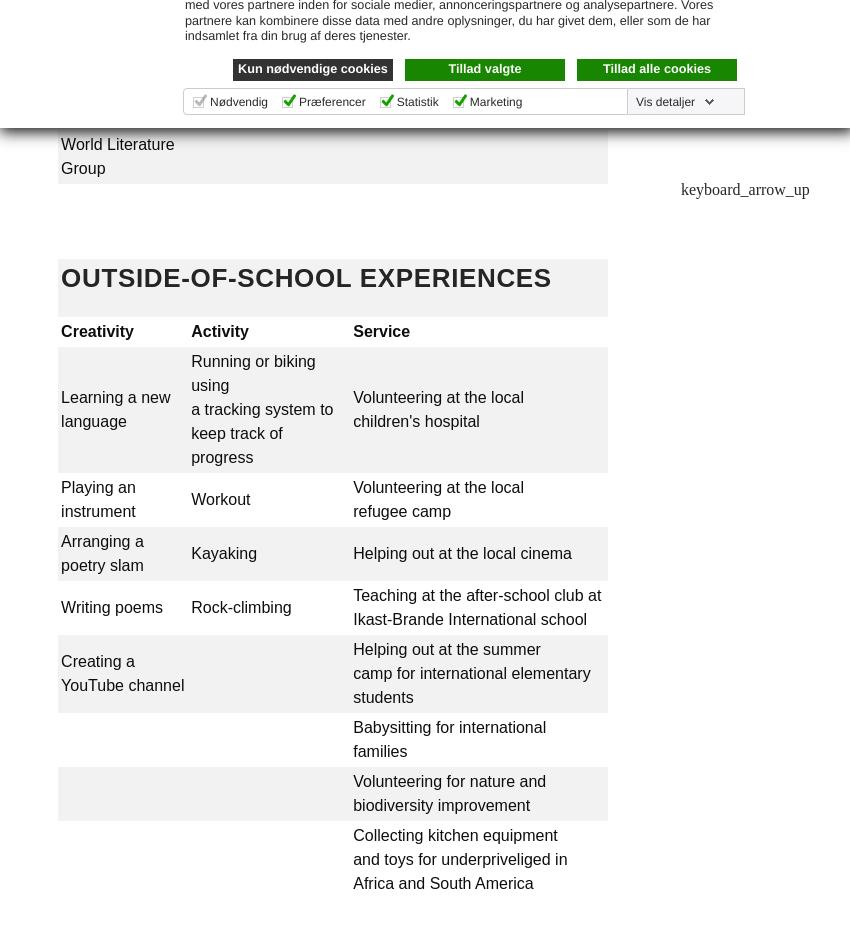 The height and width of the screenshot is (936, 850). Describe the element at coordinates (422, 48) in the screenshot. I see `'... and more!'` at that location.